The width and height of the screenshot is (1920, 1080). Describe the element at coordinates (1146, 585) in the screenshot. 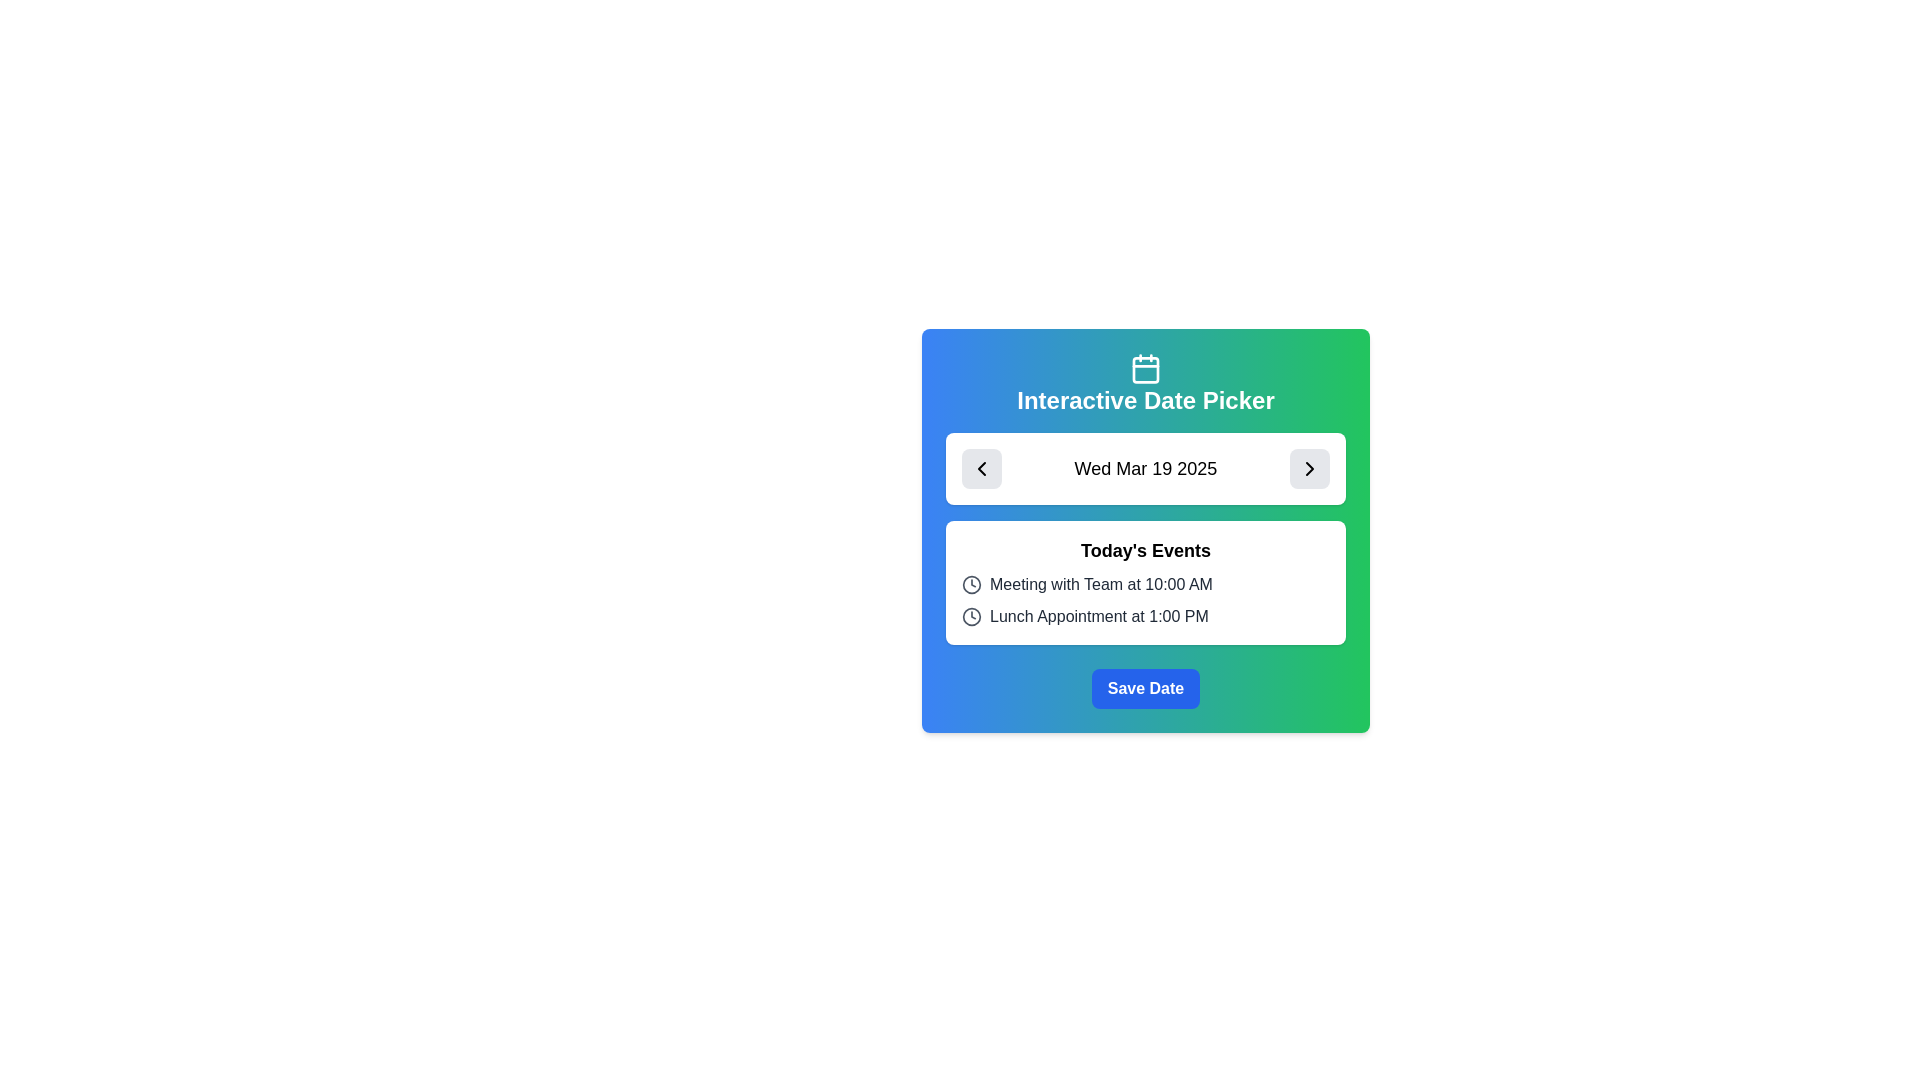

I see `the Text Label with Icon displaying the event scheduled for '10:00 AM', which is the first item in the 'Today's Events' list` at that location.